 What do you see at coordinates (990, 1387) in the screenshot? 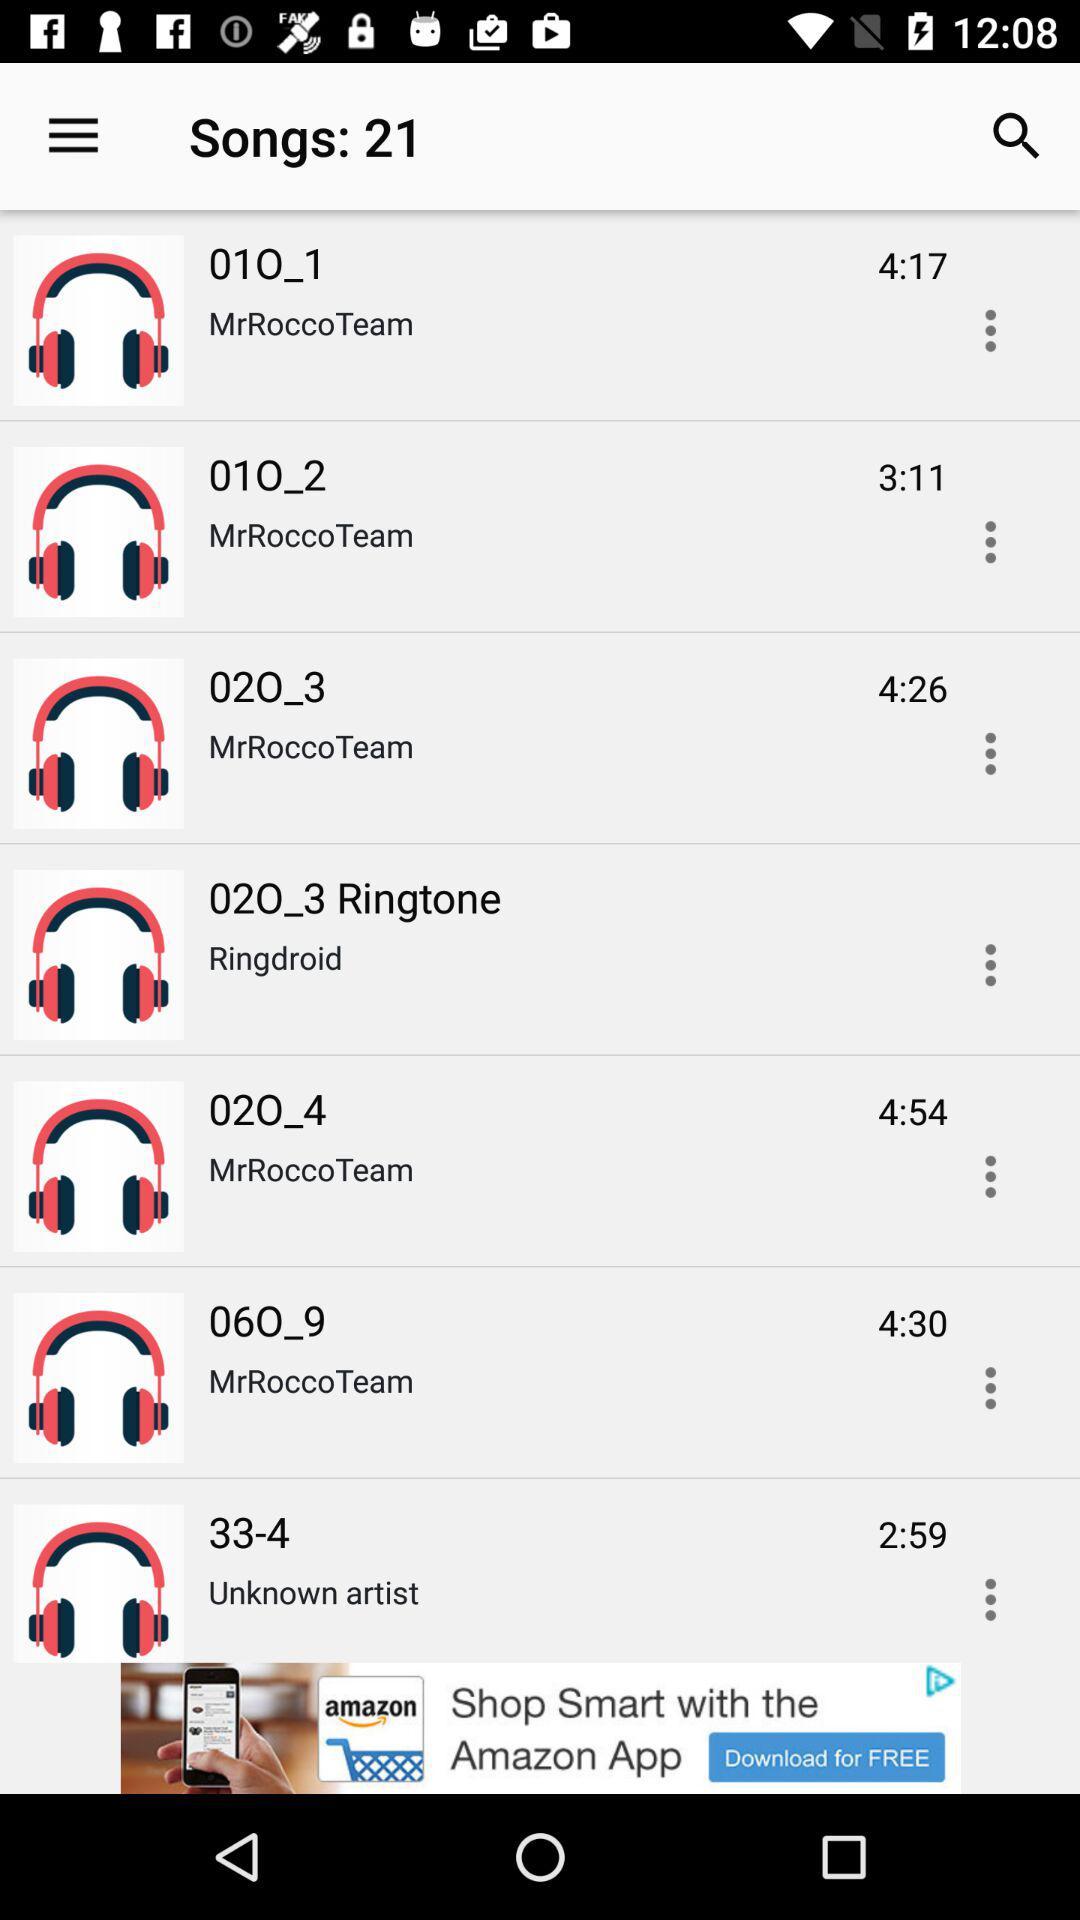
I see `over view option` at bounding box center [990, 1387].